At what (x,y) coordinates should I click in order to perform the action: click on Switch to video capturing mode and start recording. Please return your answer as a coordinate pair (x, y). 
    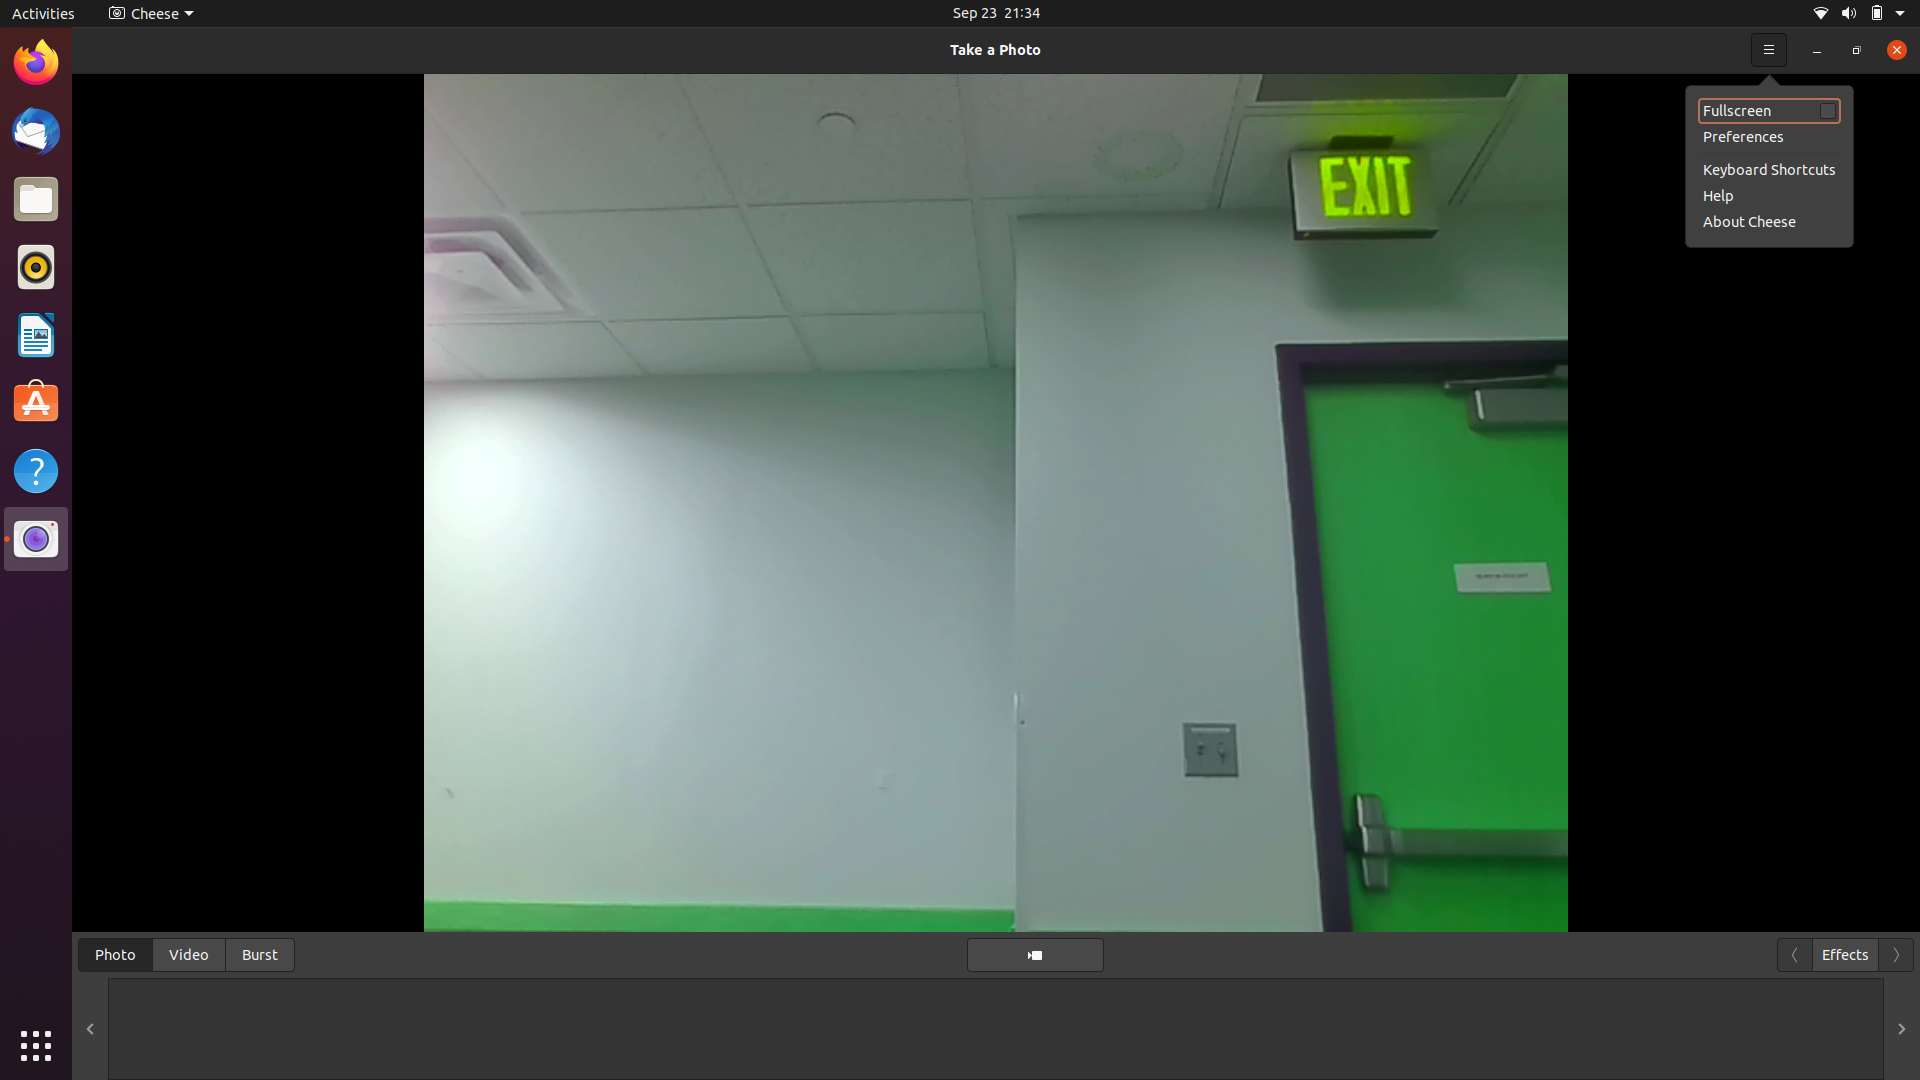
    Looking at the image, I should click on (188, 952).